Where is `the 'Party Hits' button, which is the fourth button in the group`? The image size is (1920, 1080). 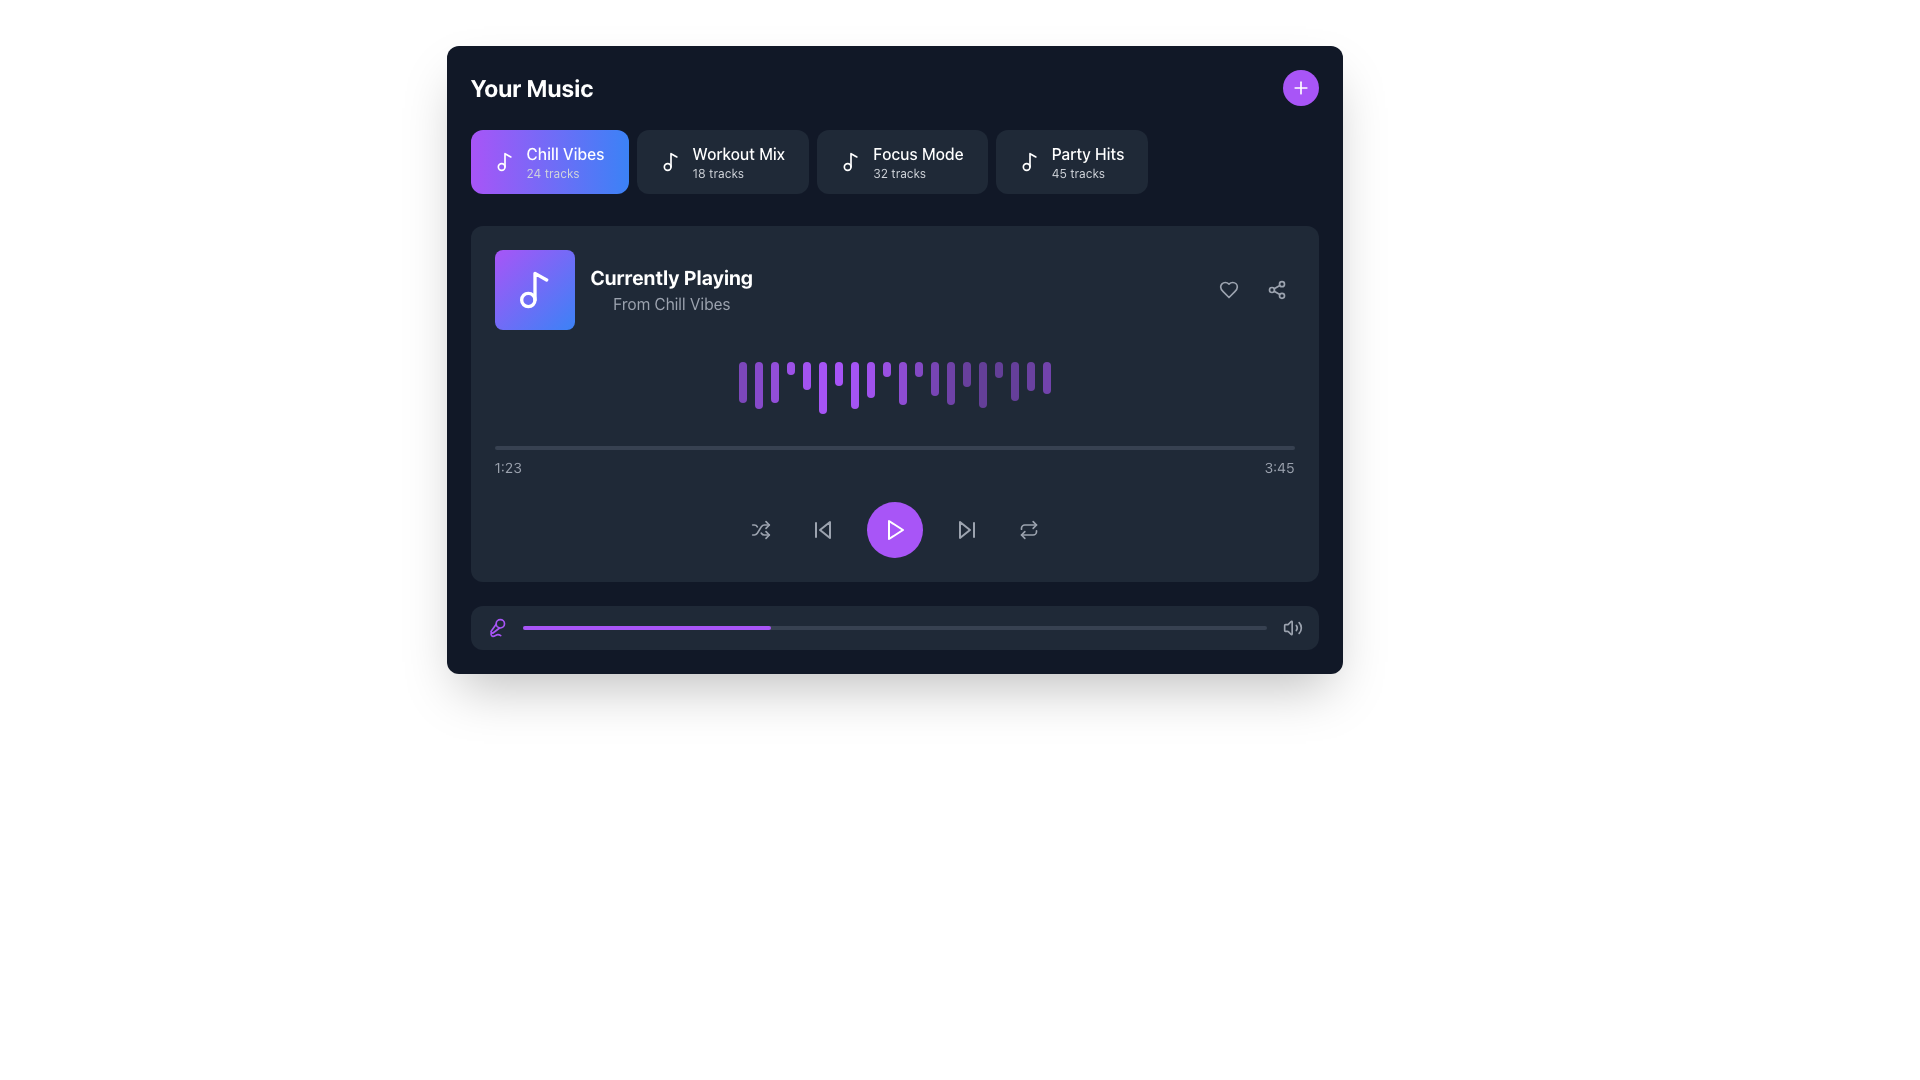
the 'Party Hits' button, which is the fourth button in the group is located at coordinates (1070, 161).